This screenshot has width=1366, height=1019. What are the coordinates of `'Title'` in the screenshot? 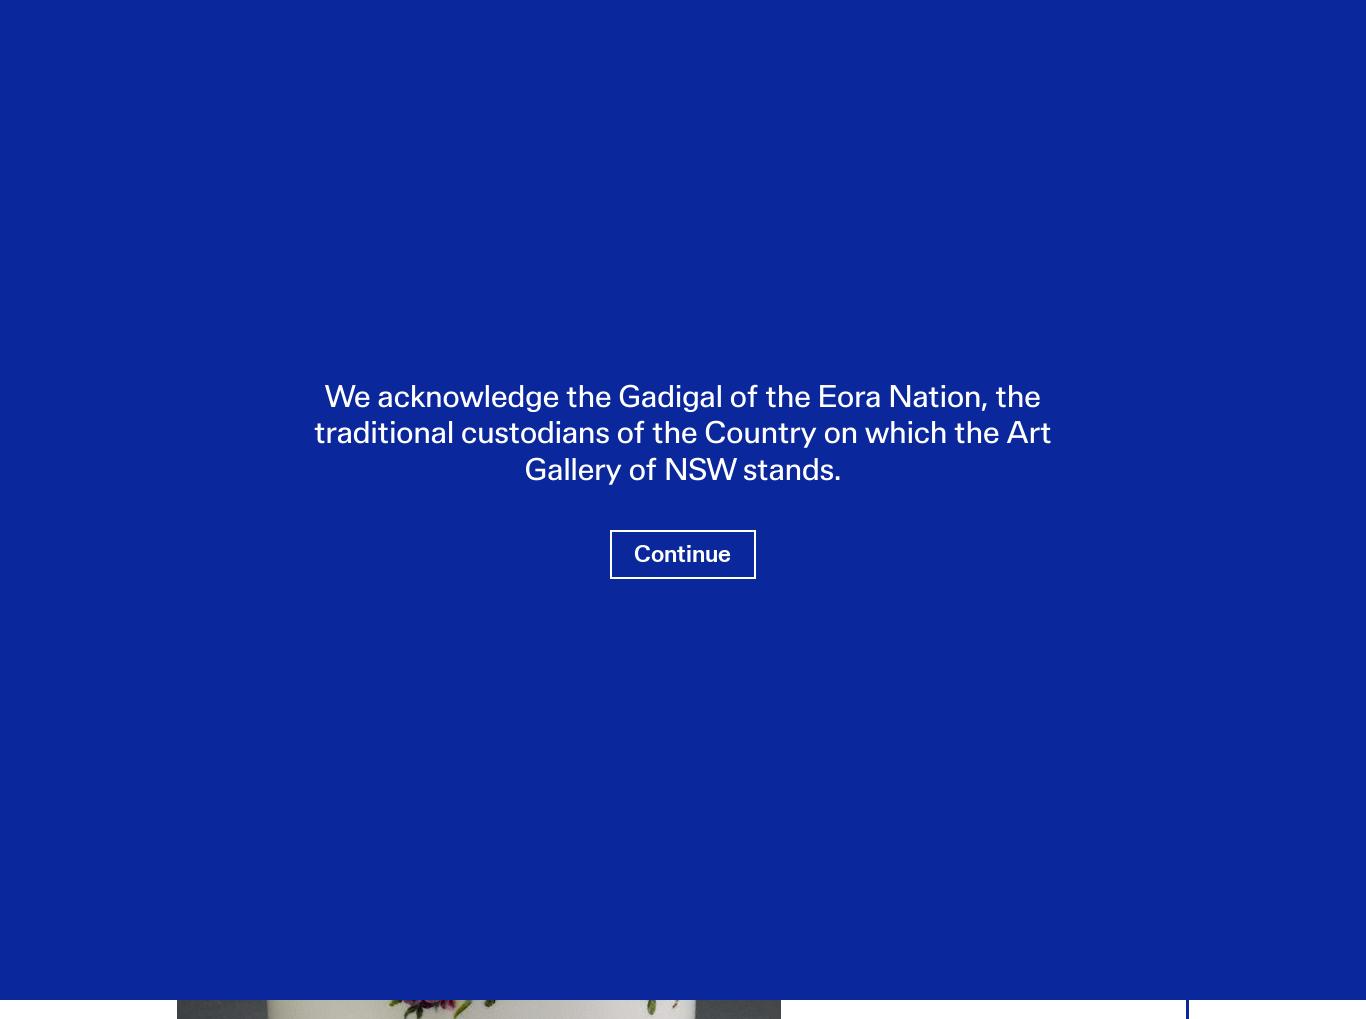 It's located at (191, 309).